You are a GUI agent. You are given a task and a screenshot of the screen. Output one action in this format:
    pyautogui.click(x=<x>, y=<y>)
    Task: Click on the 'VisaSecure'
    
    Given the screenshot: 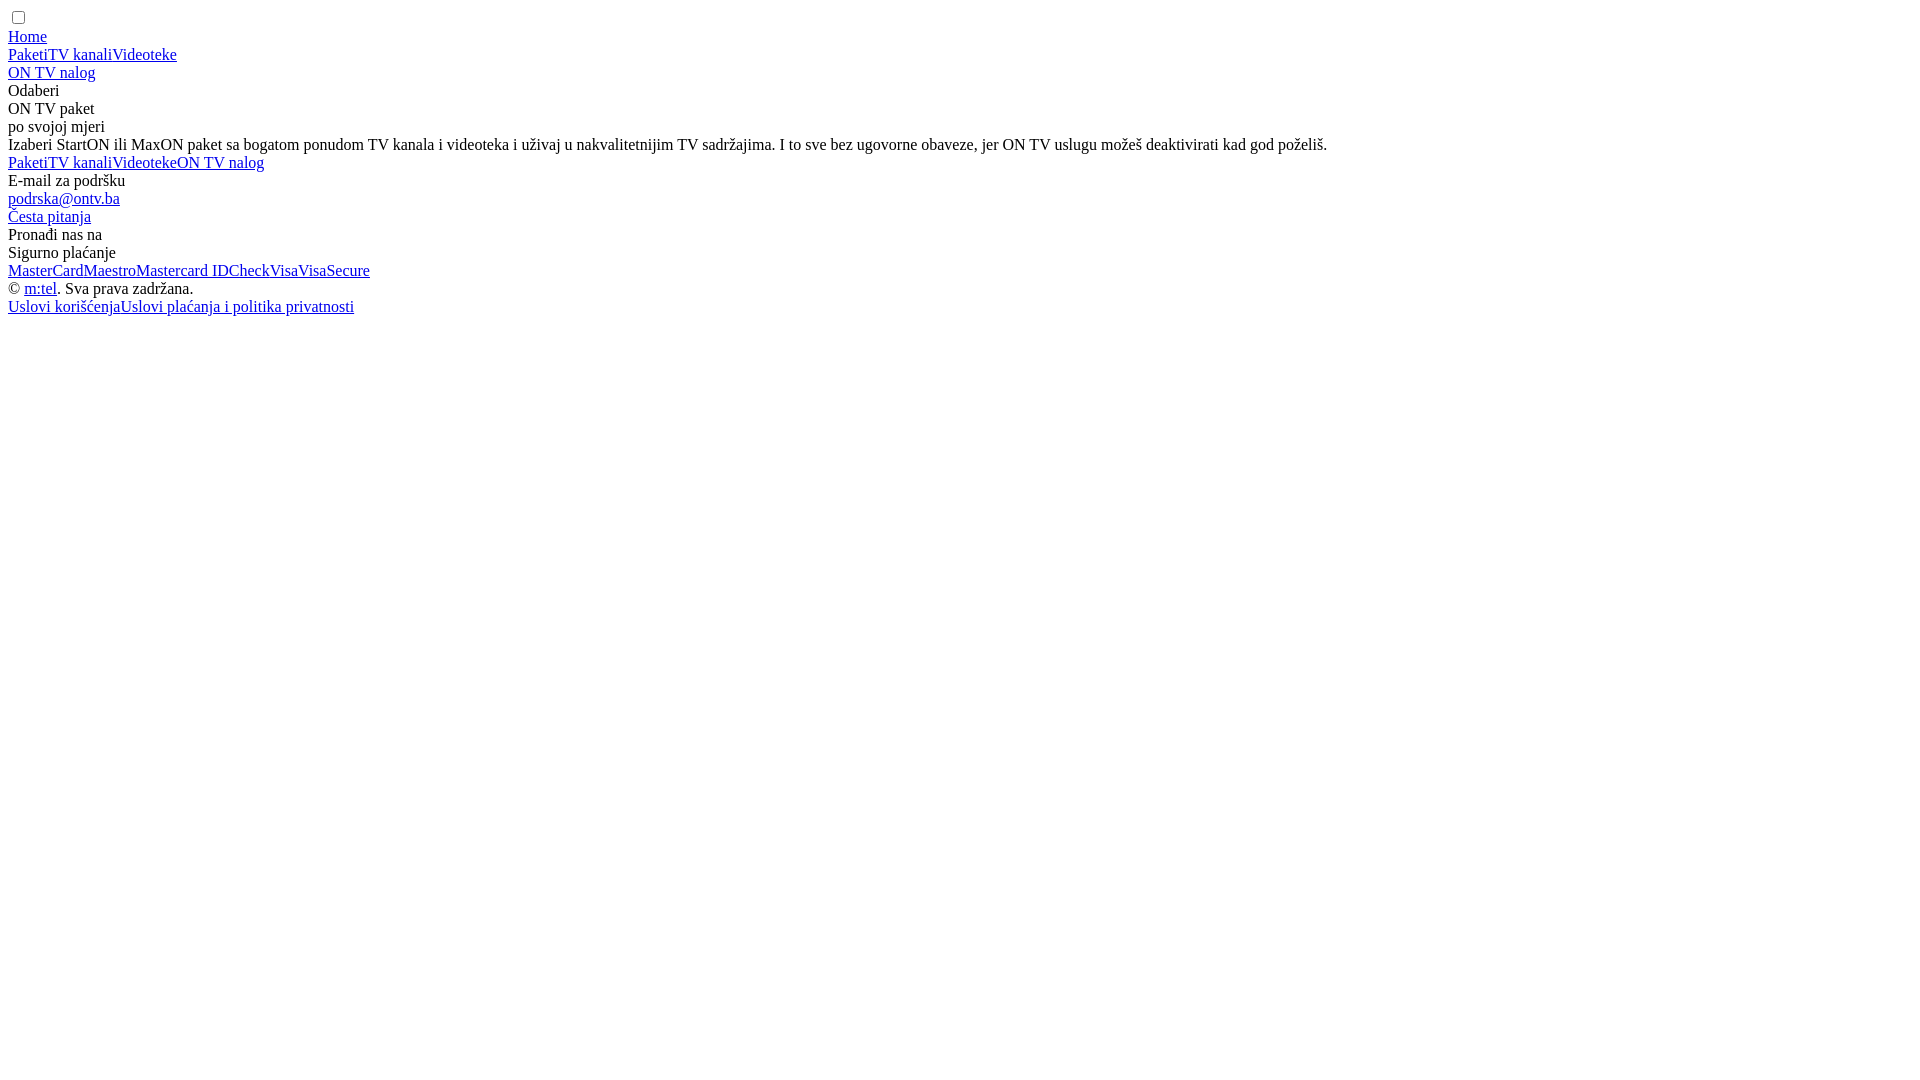 What is the action you would take?
    pyautogui.click(x=334, y=270)
    